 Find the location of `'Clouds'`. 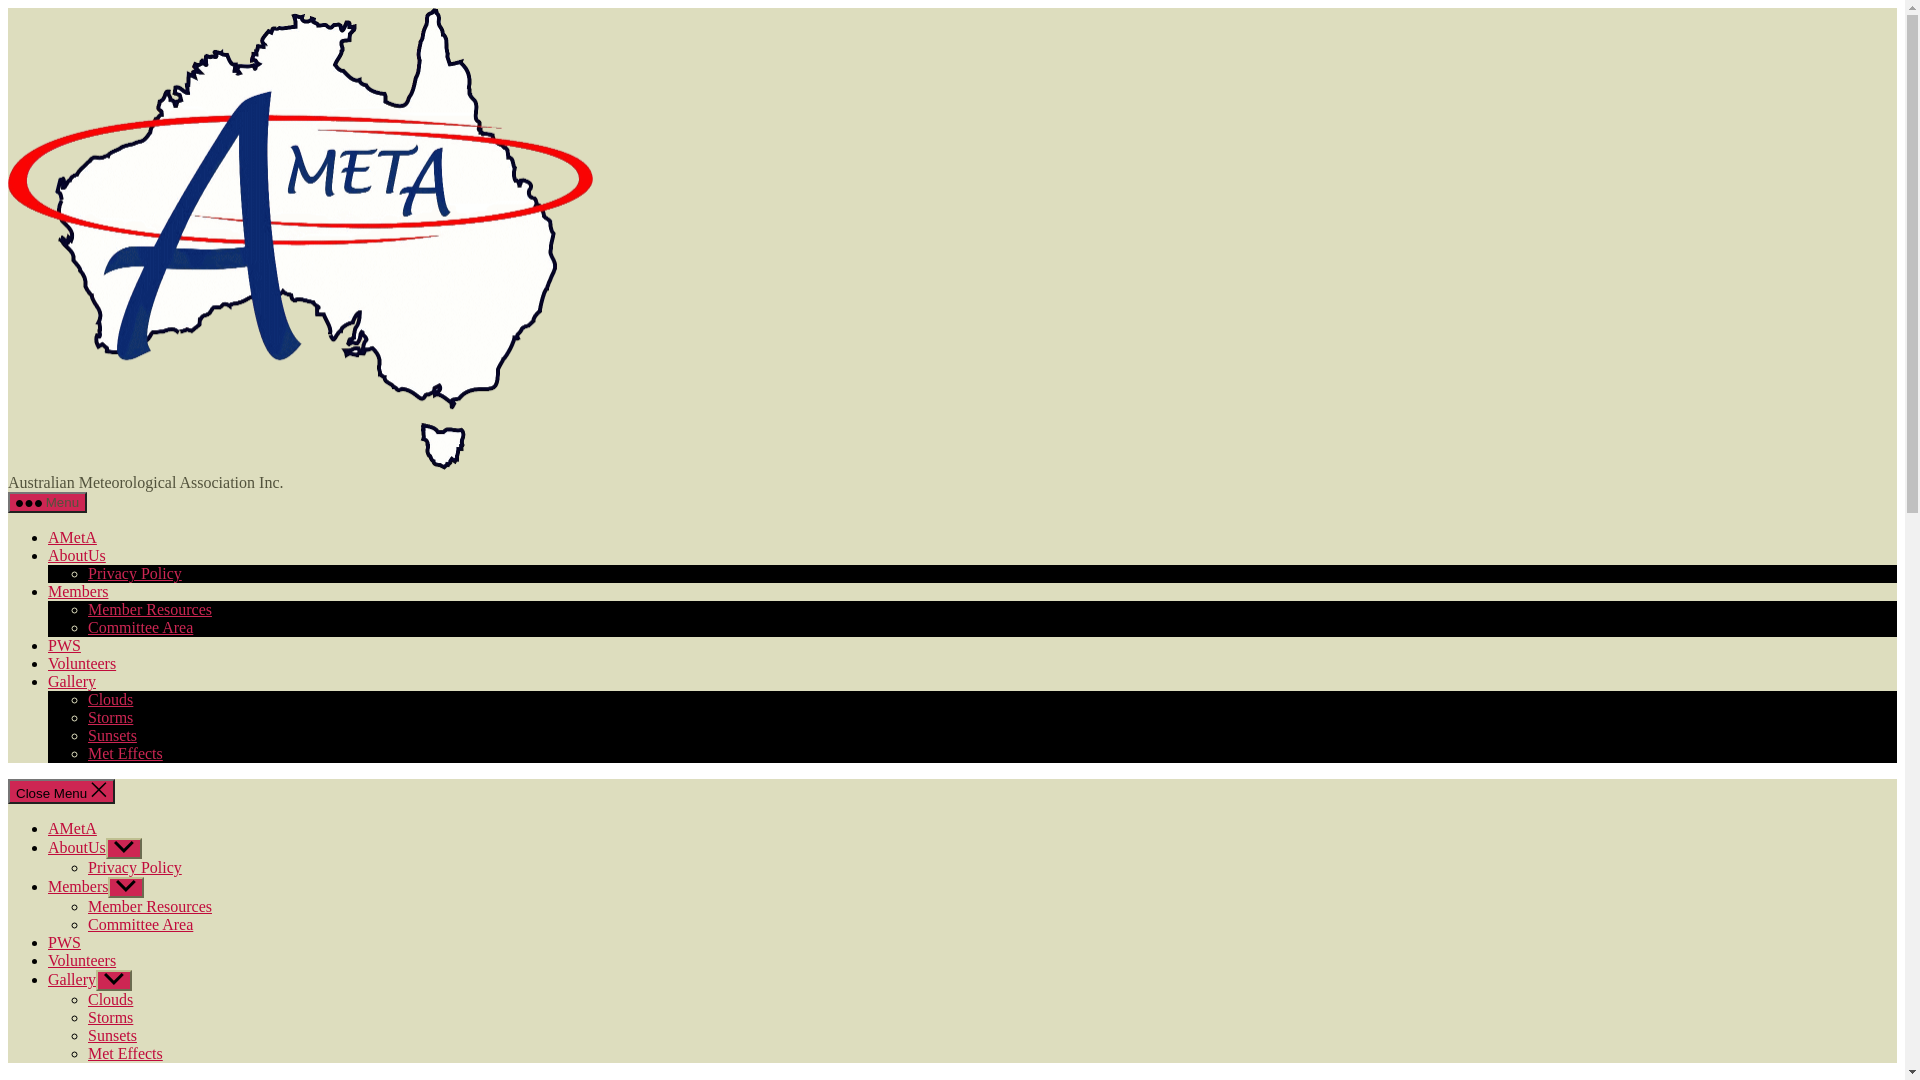

'Clouds' is located at coordinates (109, 698).